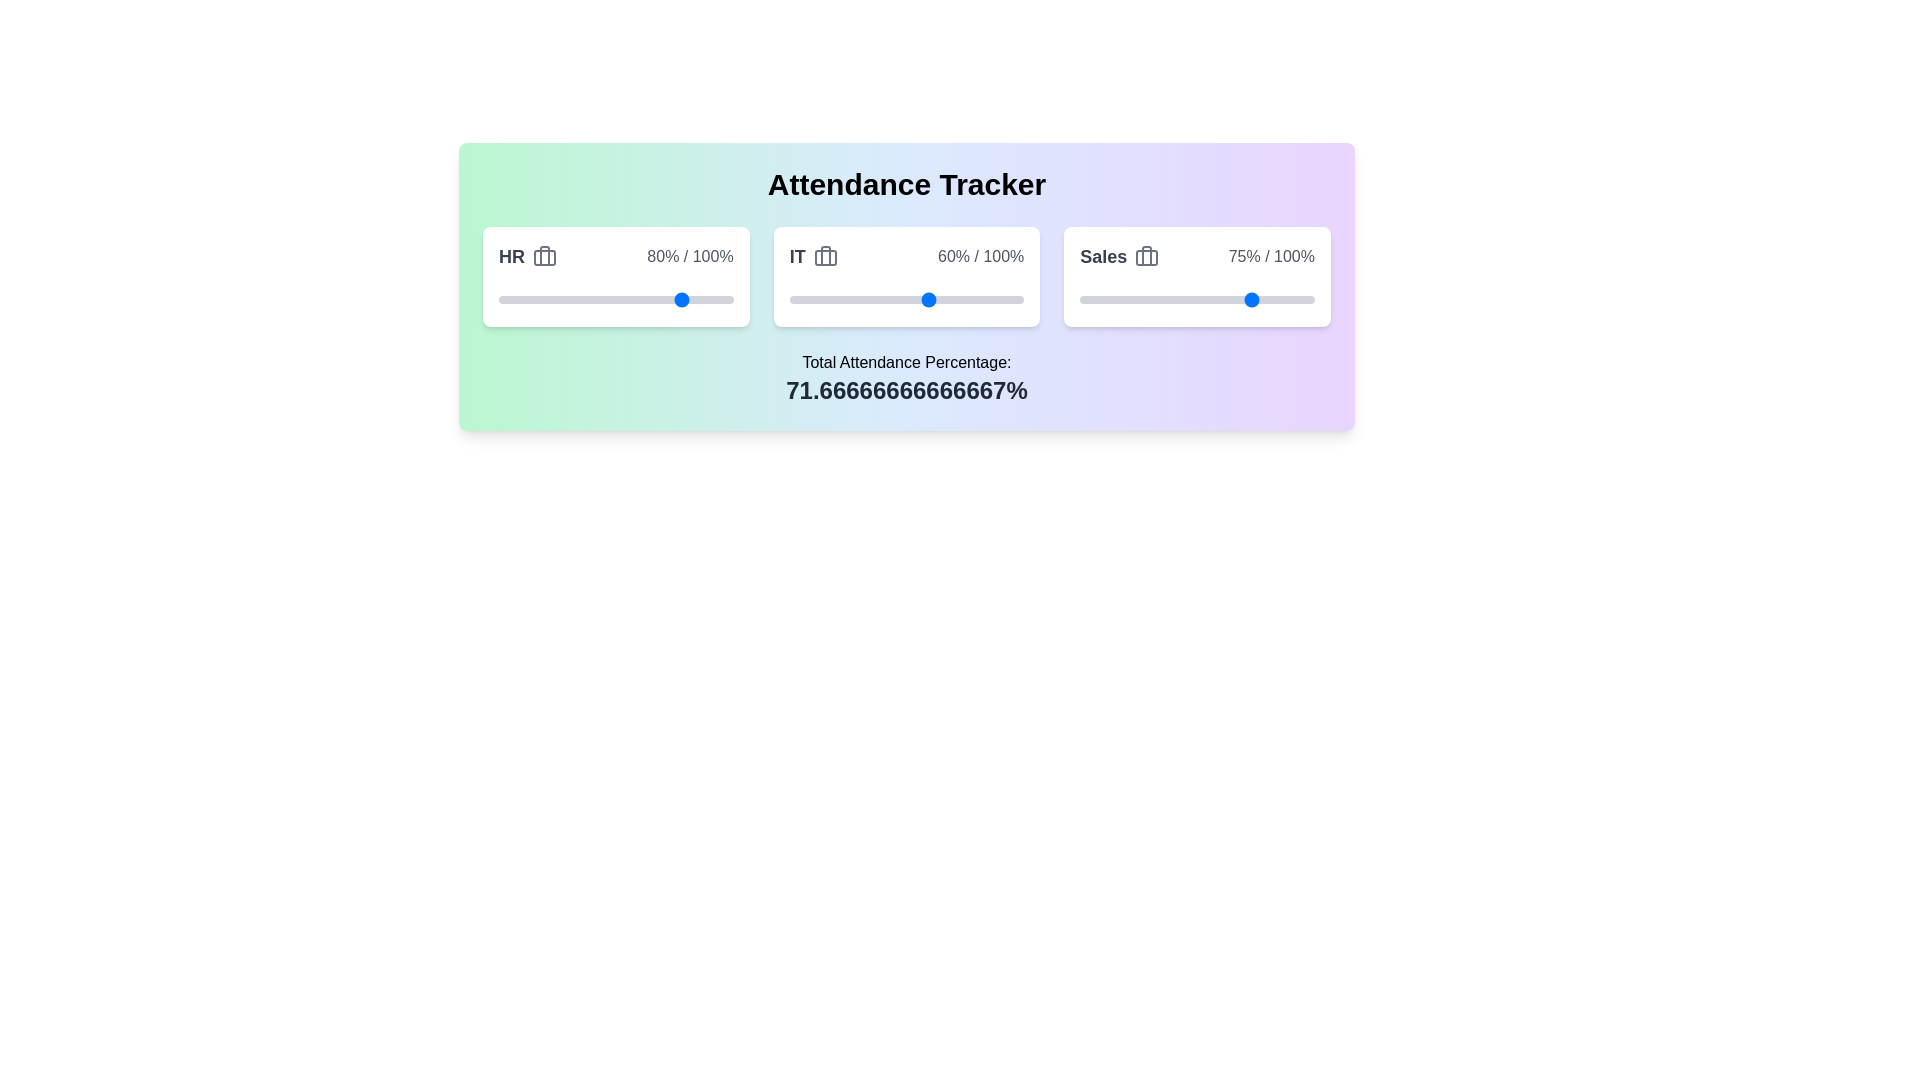 Image resolution: width=1920 pixels, height=1080 pixels. I want to click on the read-only Text Display element that shows the total attendance percentage, positioned below the HR, IT, and Sales sections, so click(906, 378).